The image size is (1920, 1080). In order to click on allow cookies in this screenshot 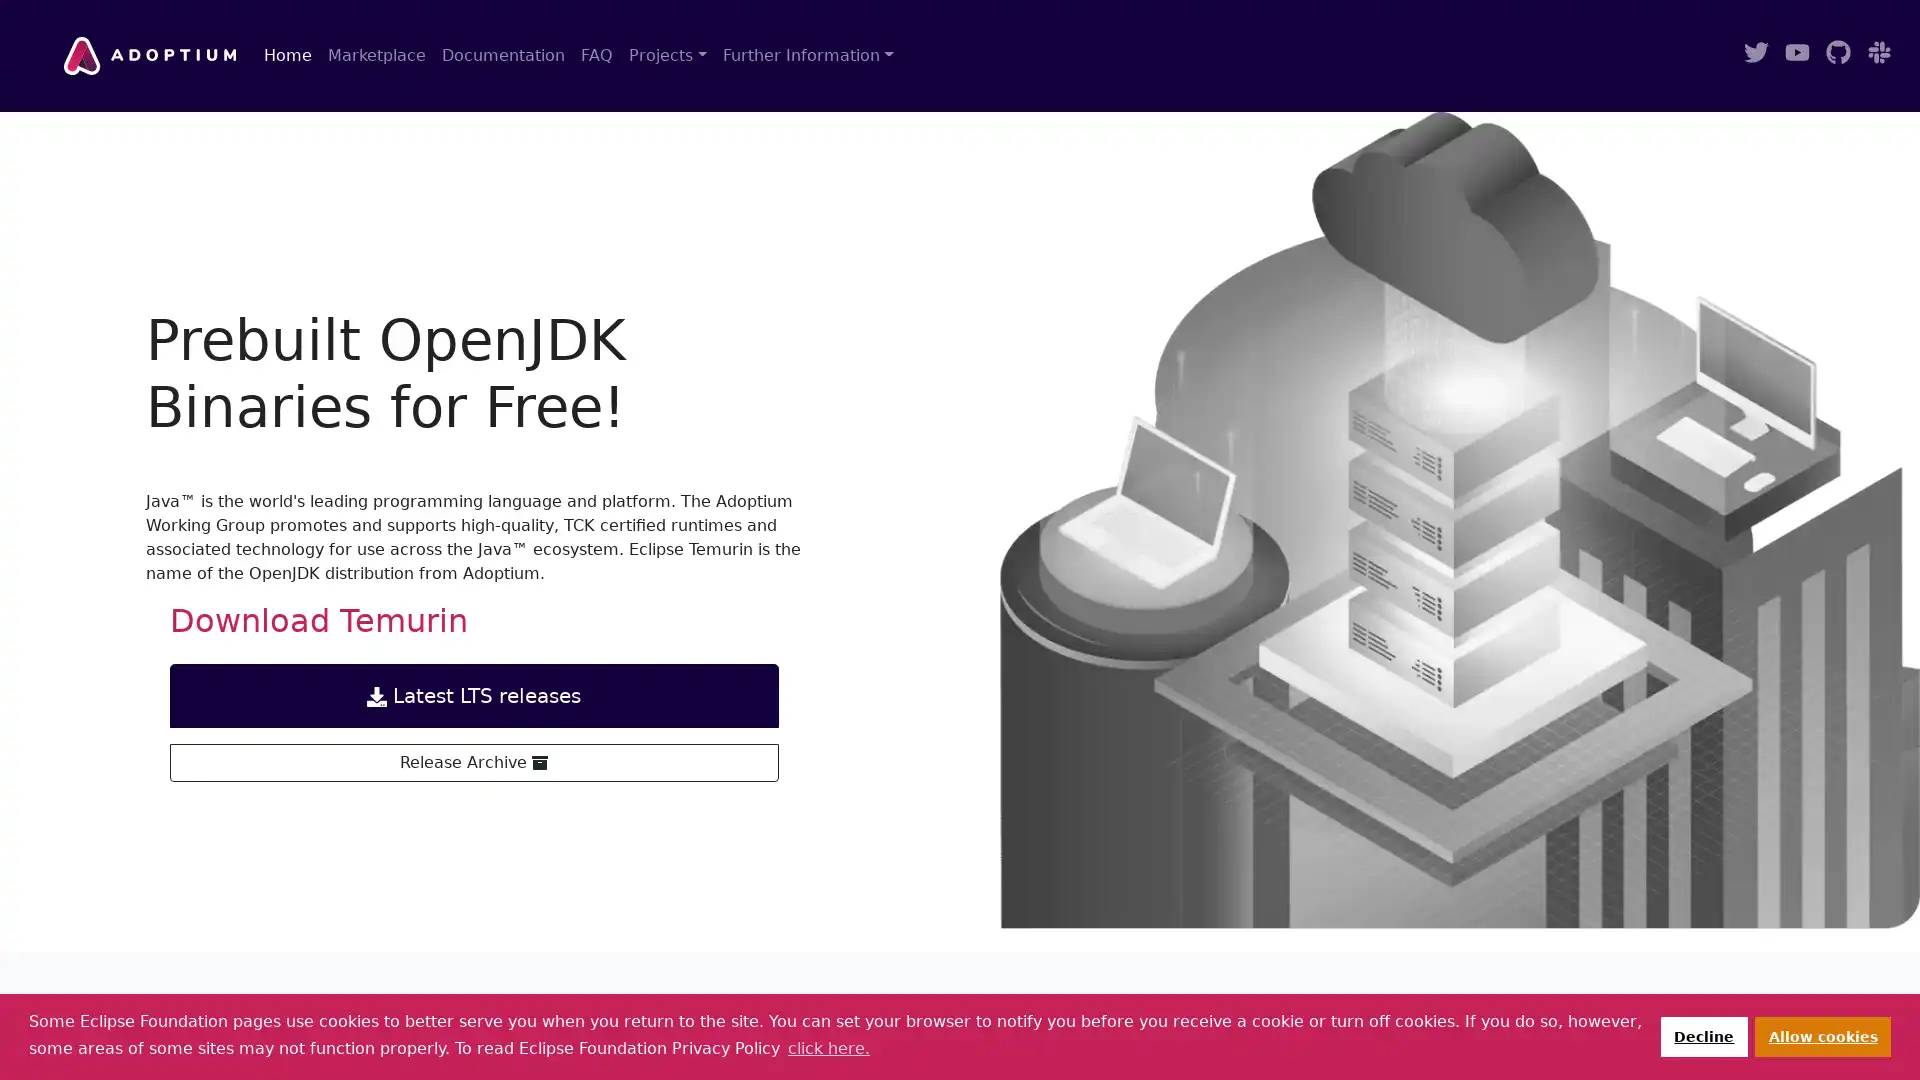, I will do `click(1823, 1035)`.